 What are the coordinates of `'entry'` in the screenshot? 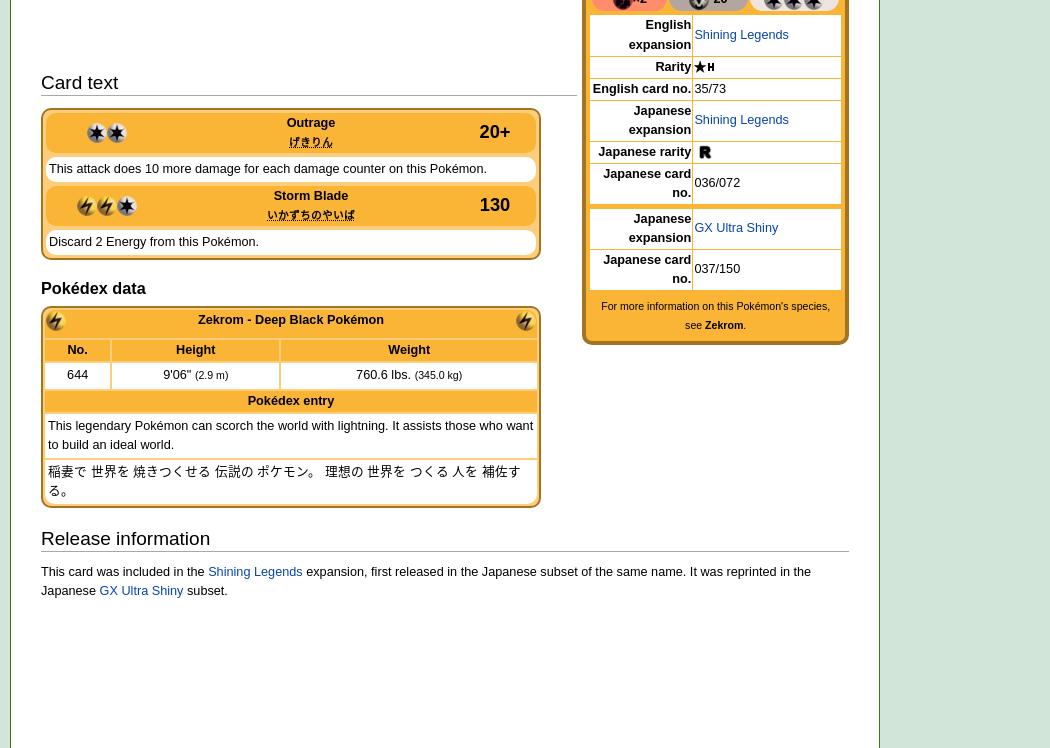 It's located at (316, 400).